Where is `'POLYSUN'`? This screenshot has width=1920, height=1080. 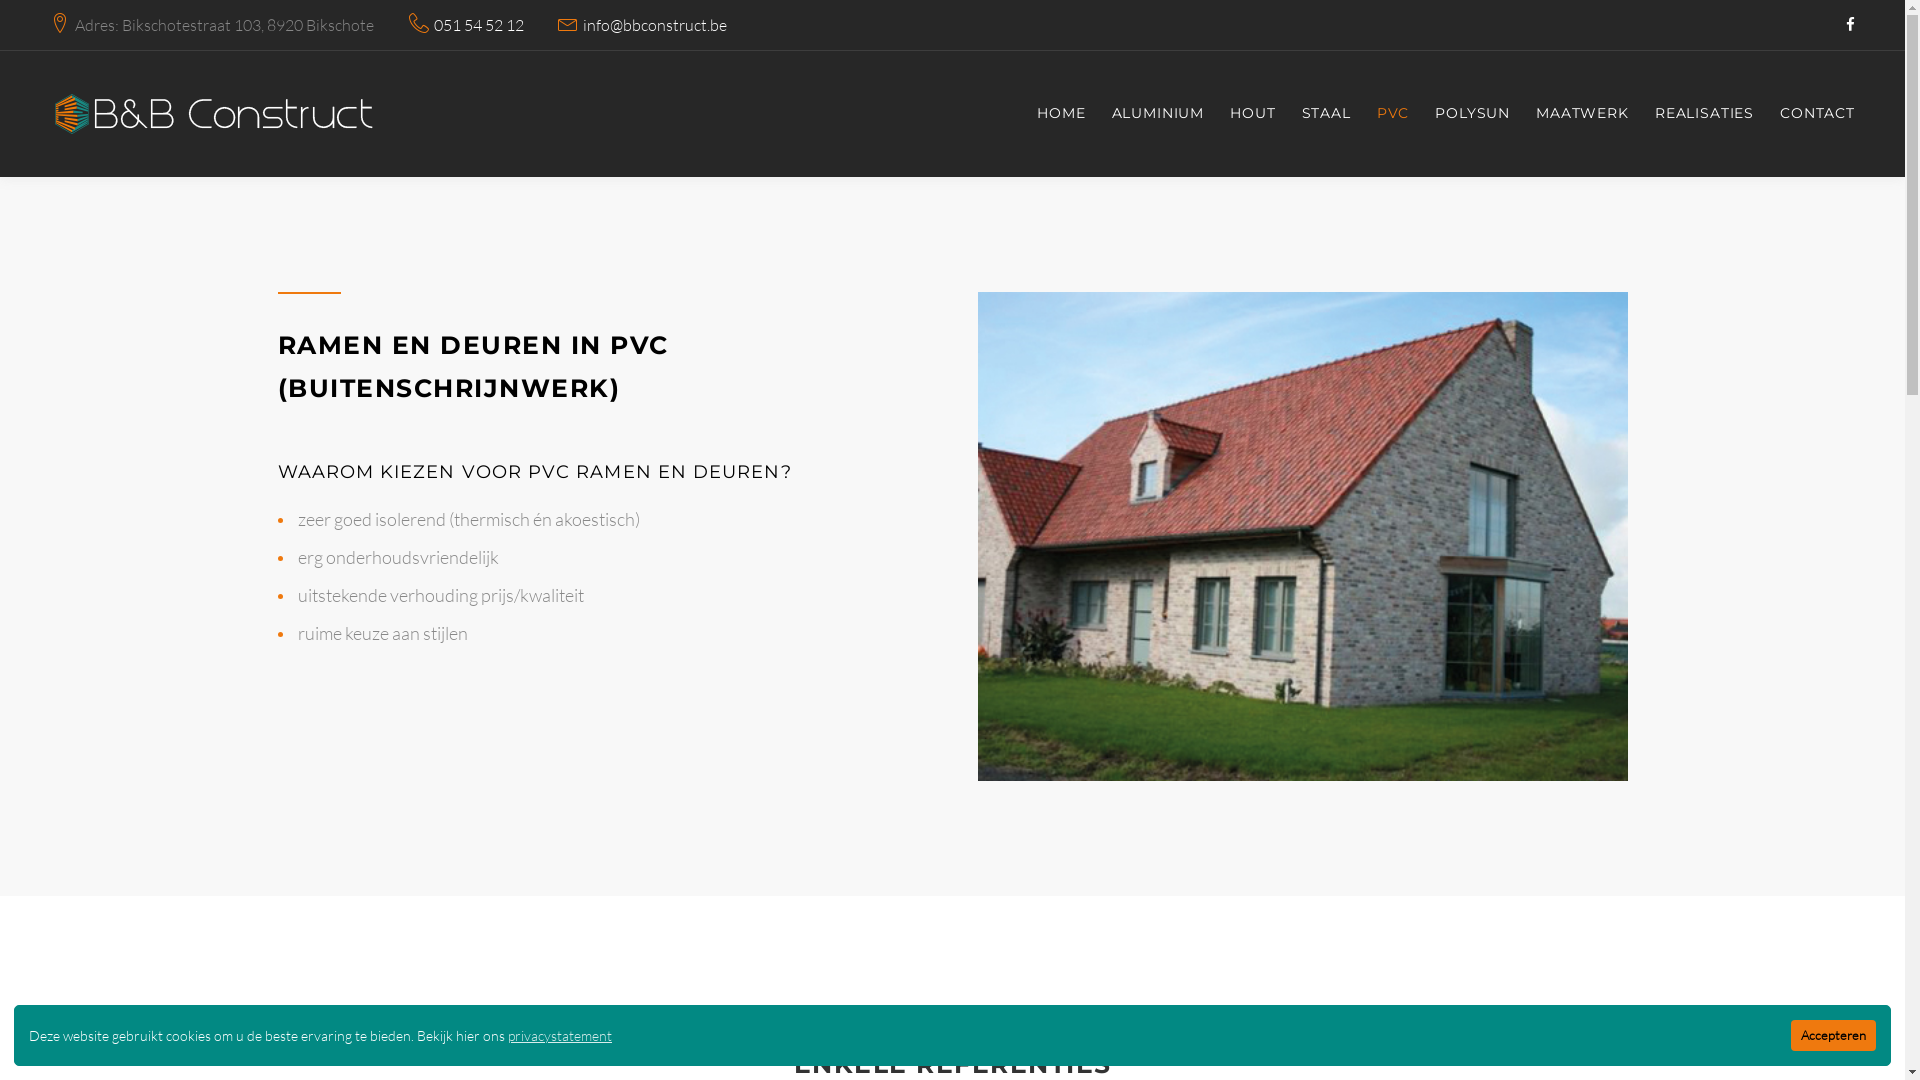
'POLYSUN' is located at coordinates (1472, 114).